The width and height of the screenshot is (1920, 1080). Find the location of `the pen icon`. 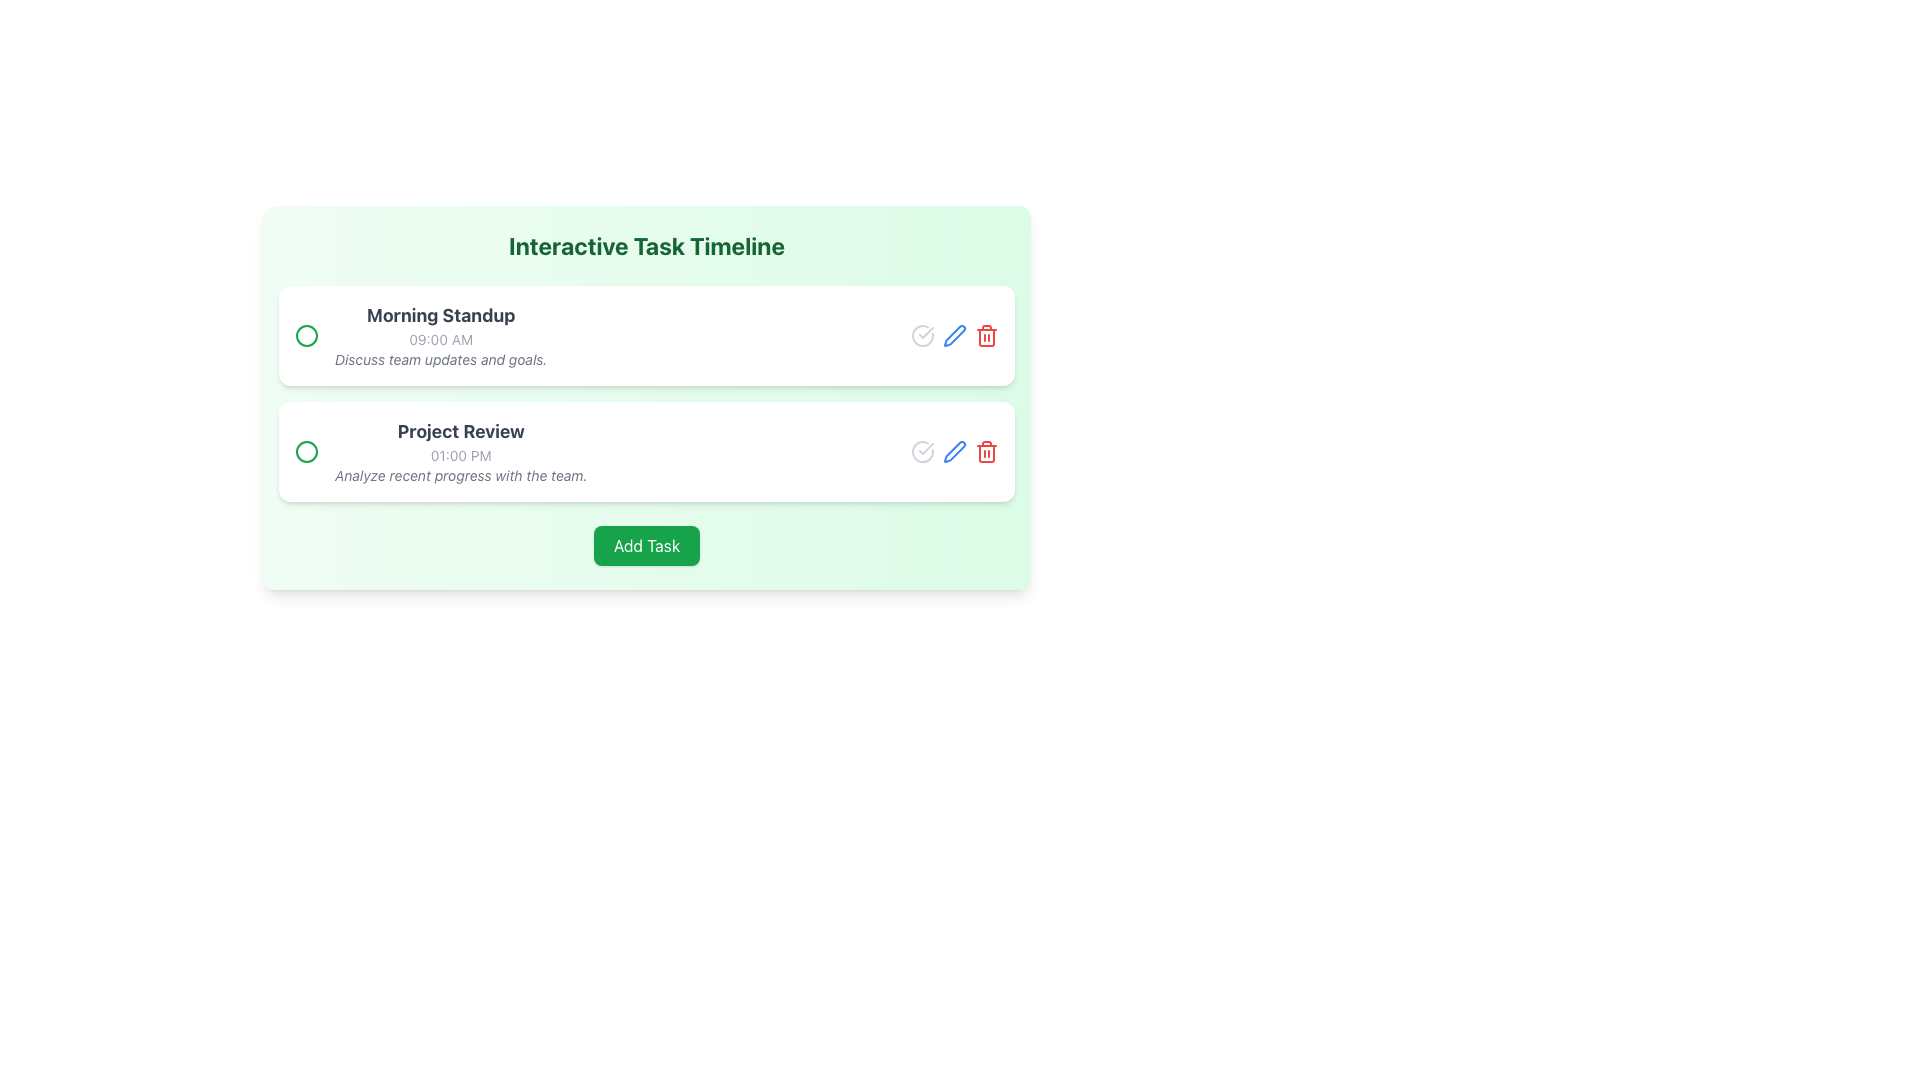

the pen icon is located at coordinates (954, 451).